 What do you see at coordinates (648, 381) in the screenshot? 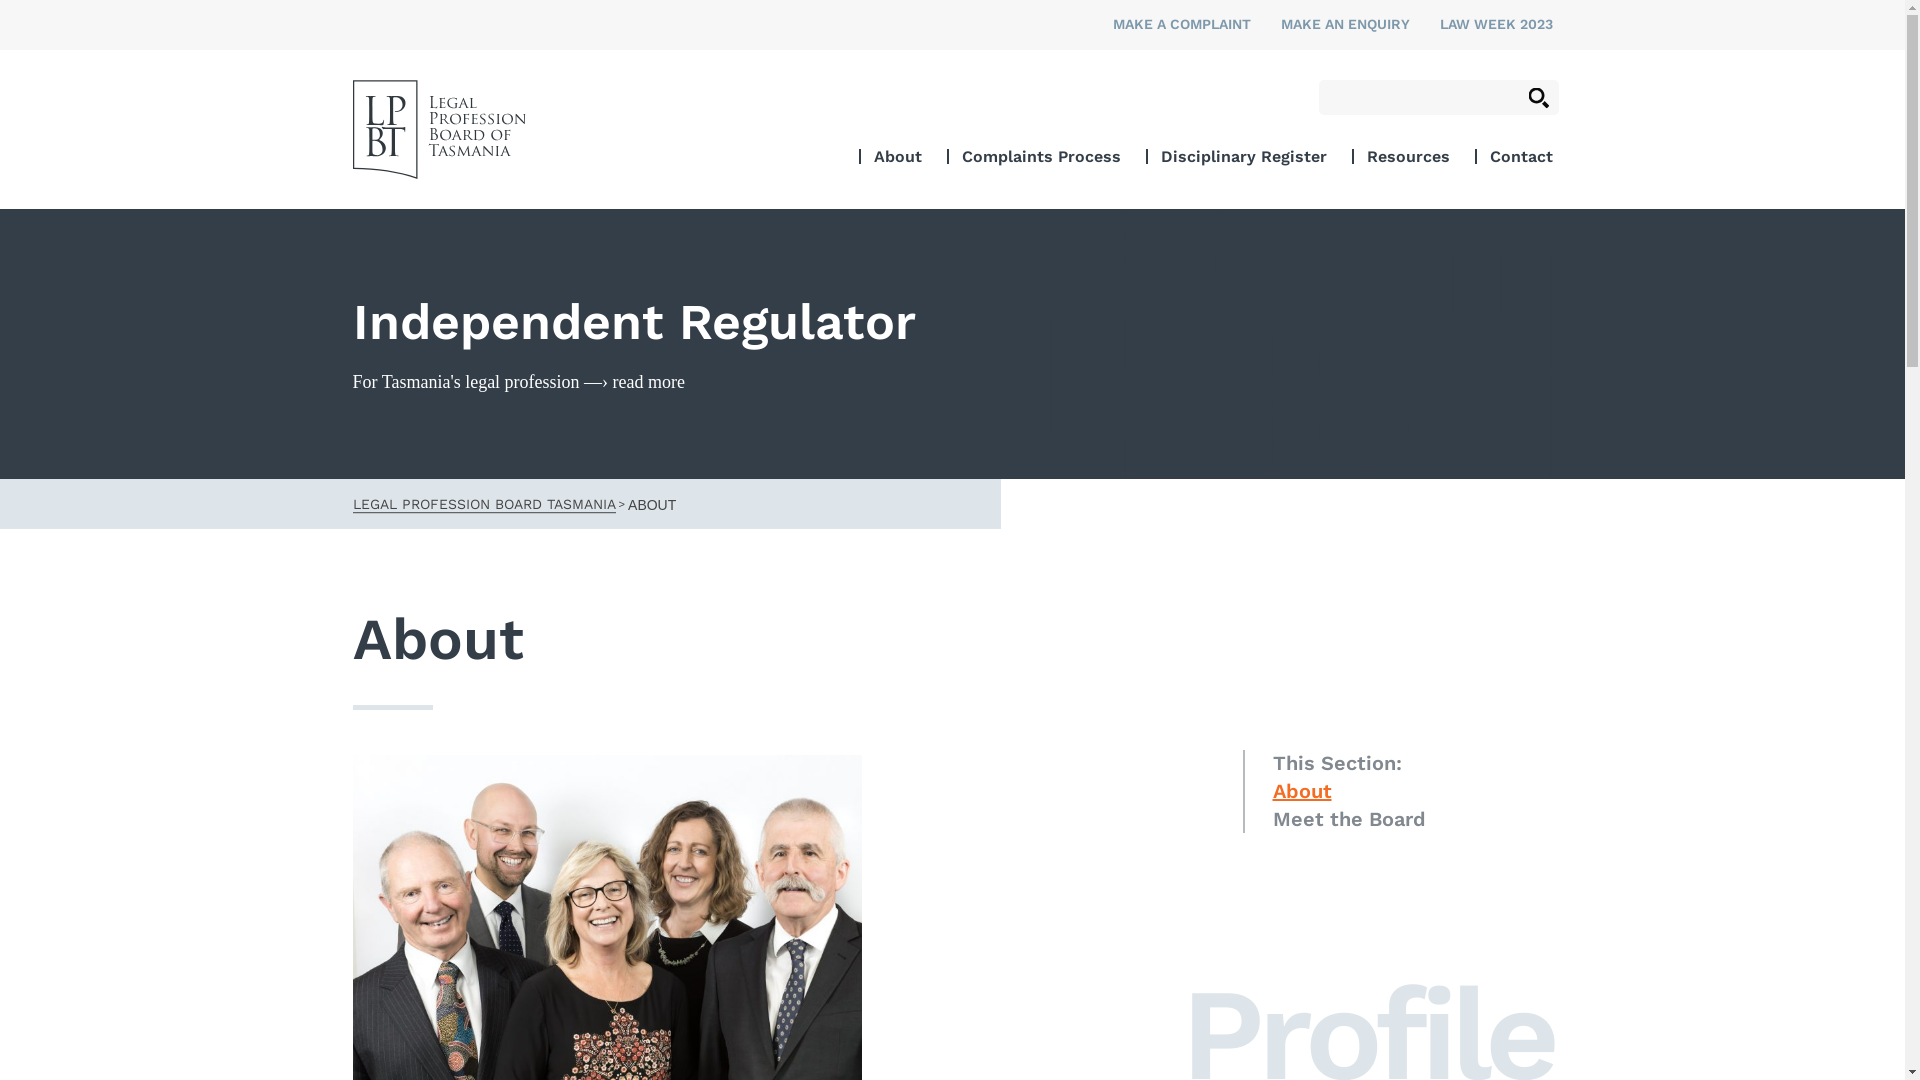
I see `'read more'` at bounding box center [648, 381].